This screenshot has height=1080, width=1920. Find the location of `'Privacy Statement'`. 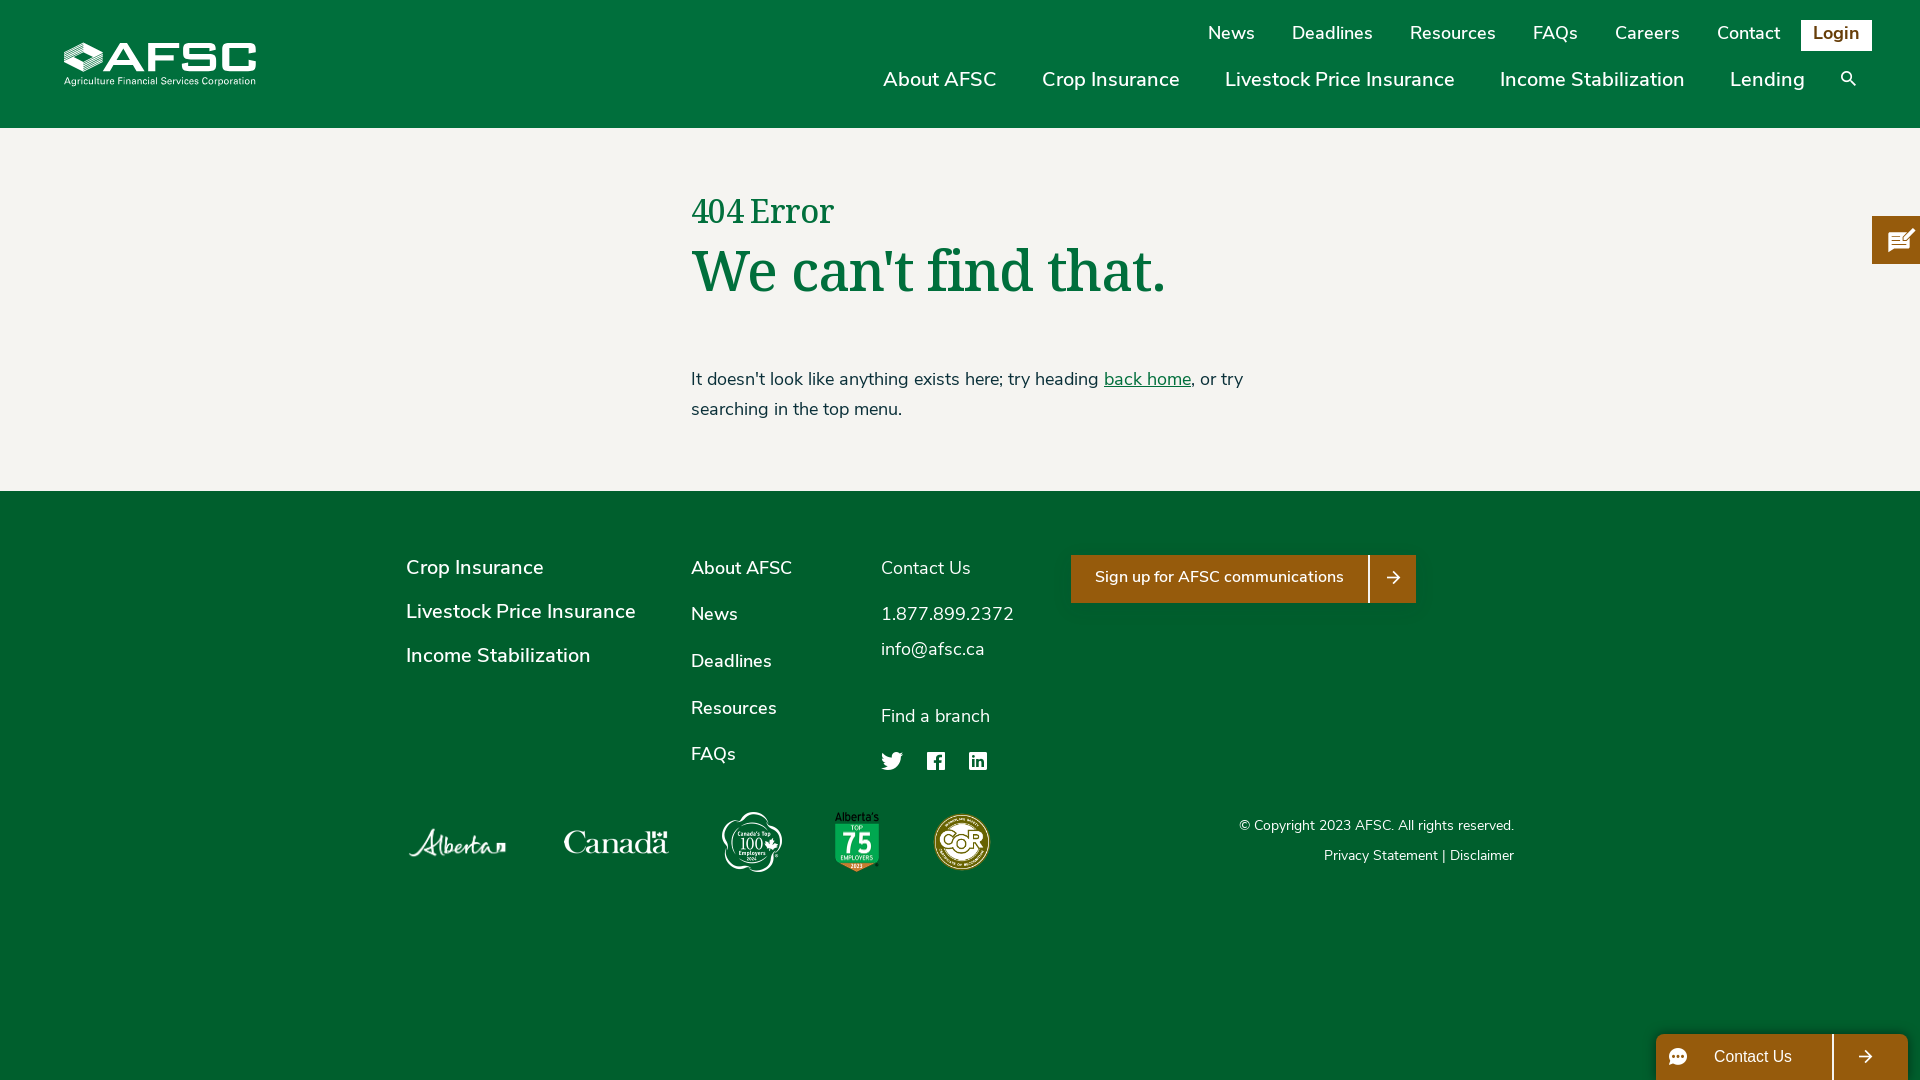

'Privacy Statement' is located at coordinates (1380, 855).